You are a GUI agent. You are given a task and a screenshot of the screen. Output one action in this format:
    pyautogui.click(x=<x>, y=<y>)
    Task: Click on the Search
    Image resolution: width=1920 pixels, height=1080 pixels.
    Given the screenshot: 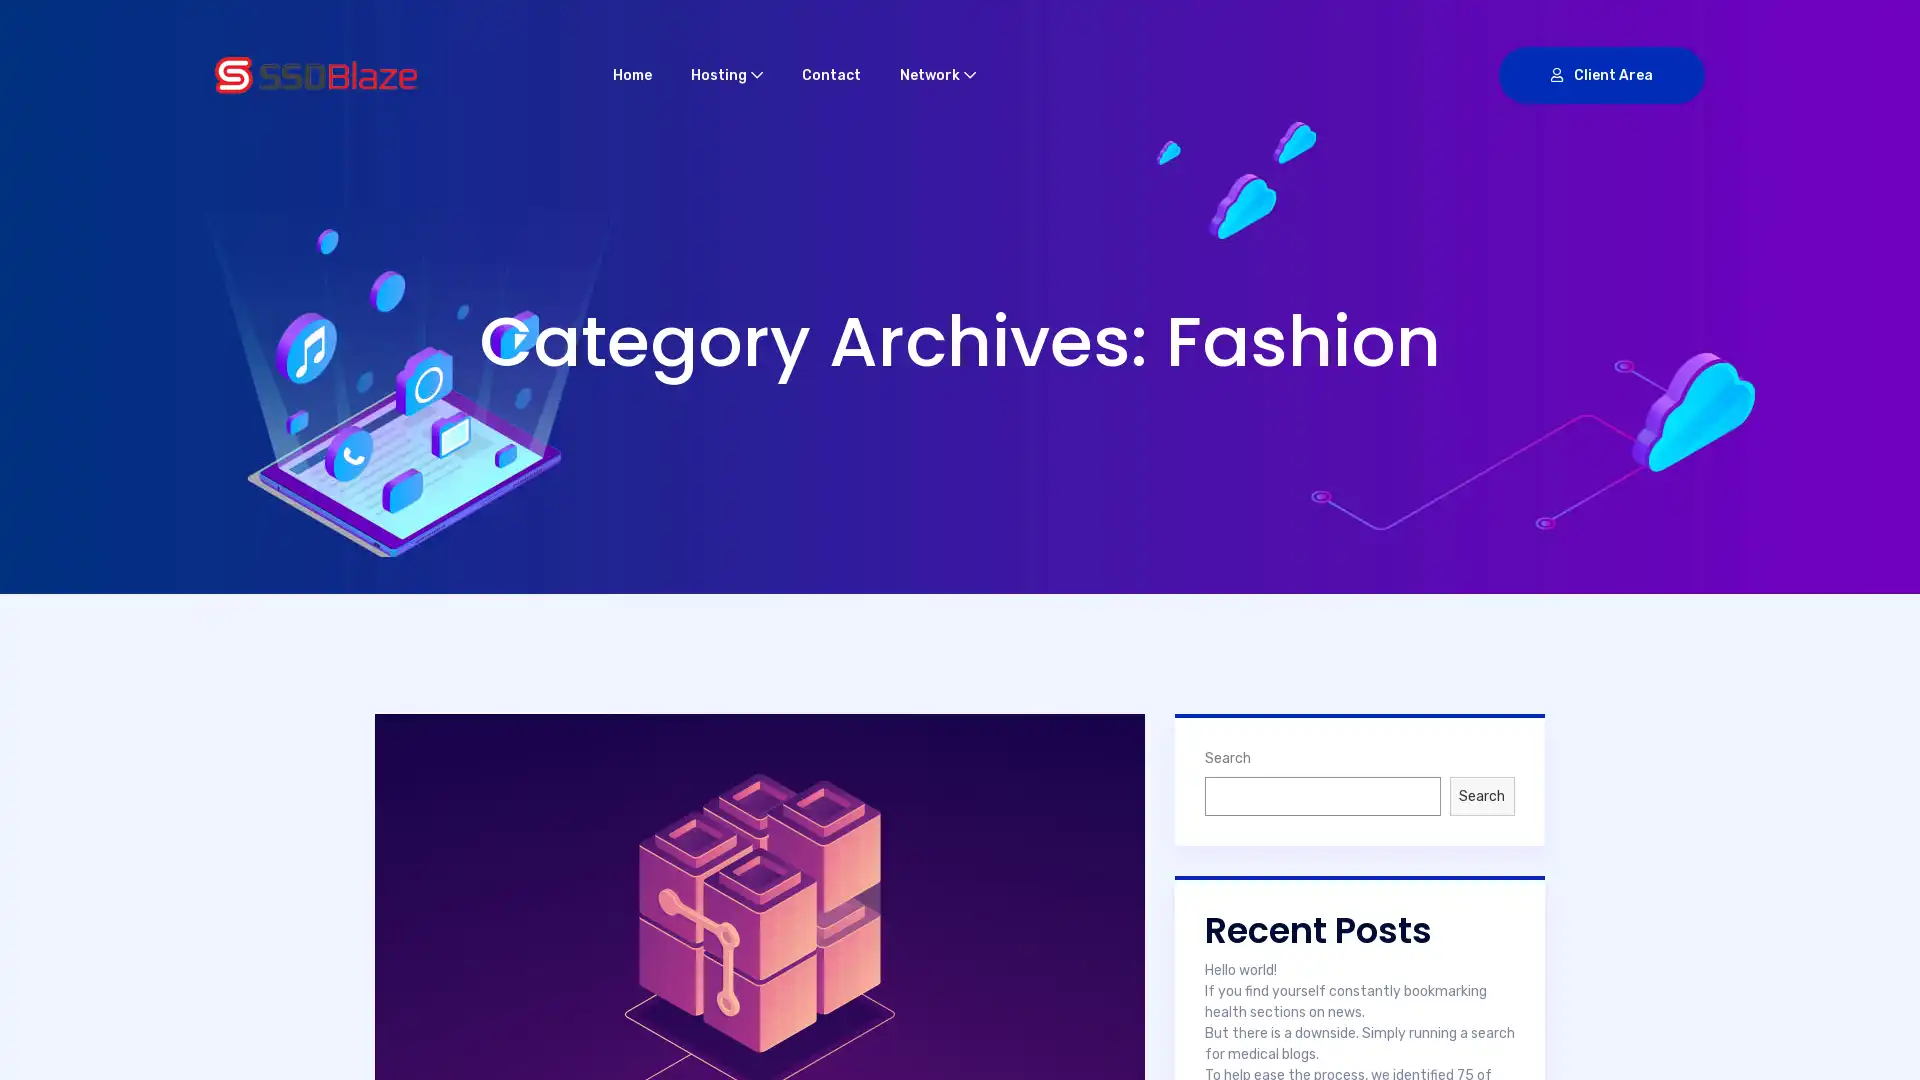 What is the action you would take?
    pyautogui.click(x=1482, y=795)
    